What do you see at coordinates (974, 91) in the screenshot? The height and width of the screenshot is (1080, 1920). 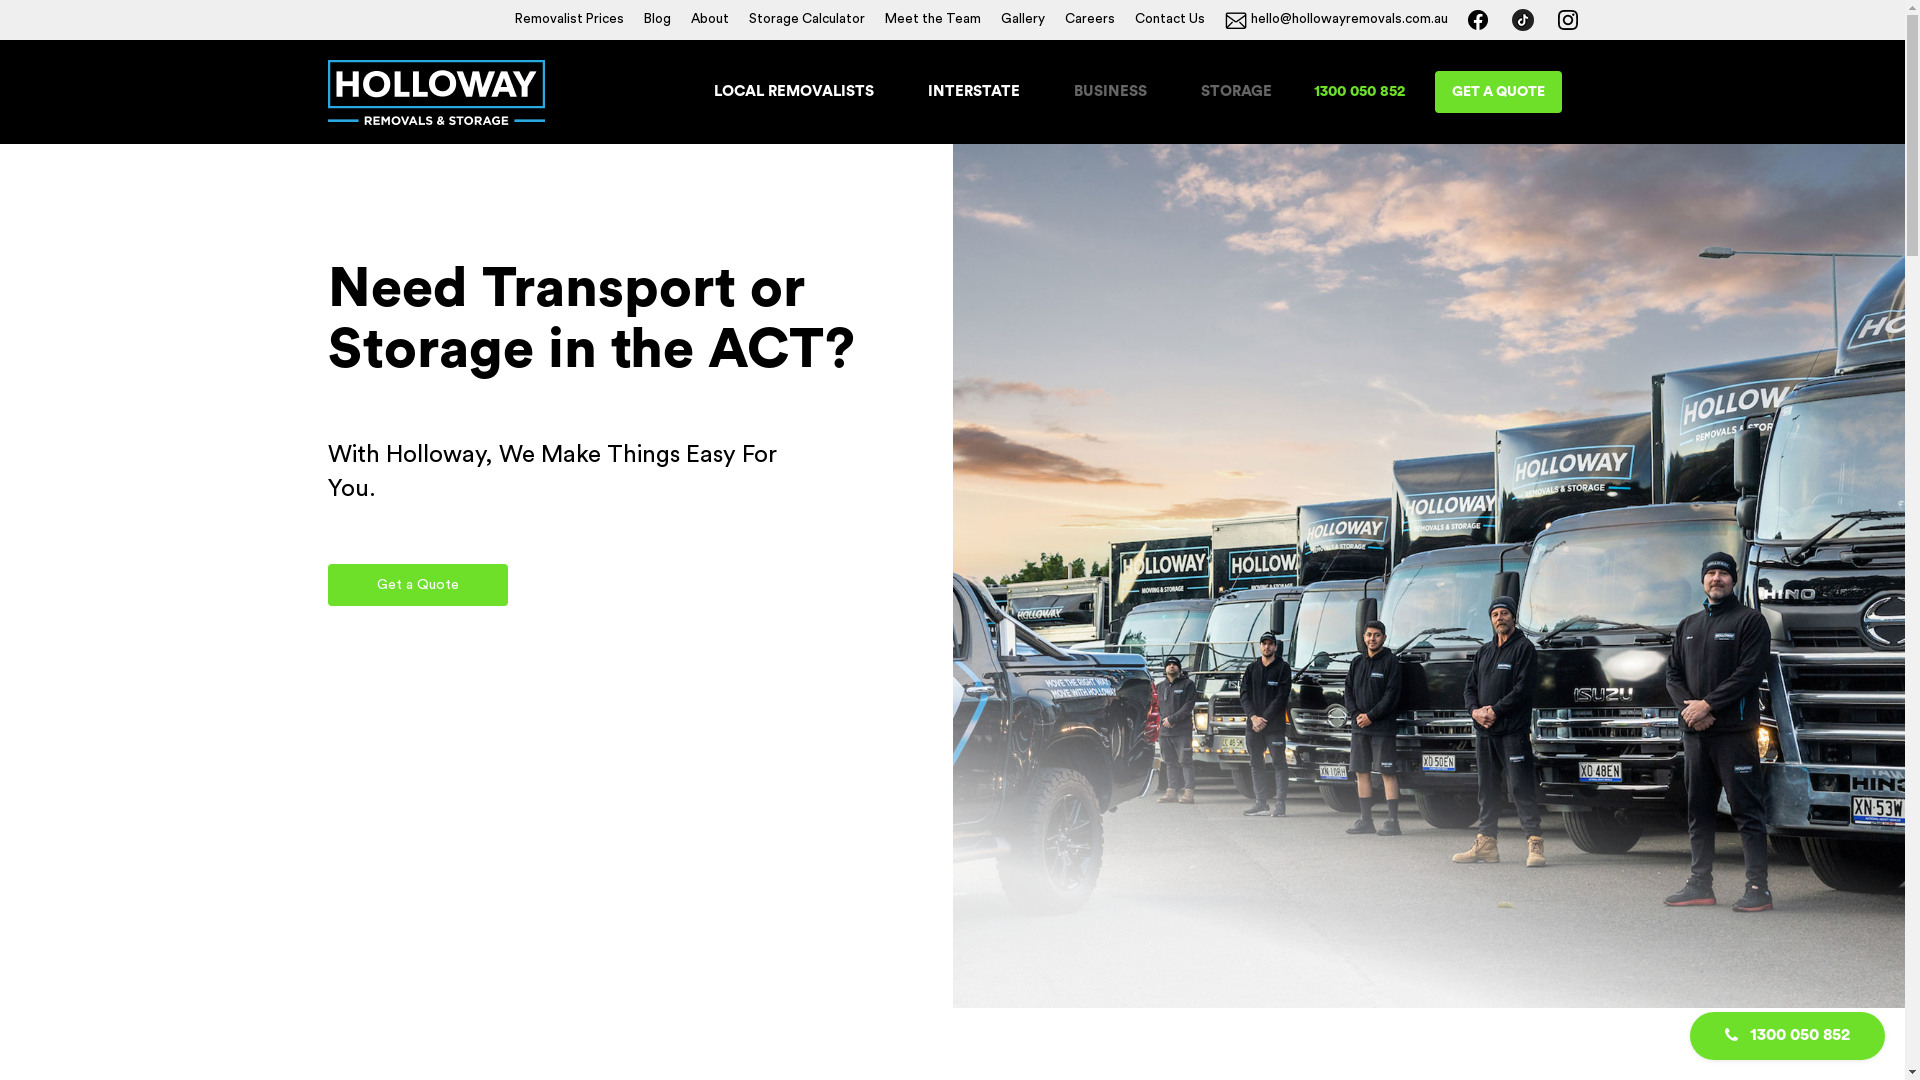 I see `'INTERSTATE'` at bounding box center [974, 91].